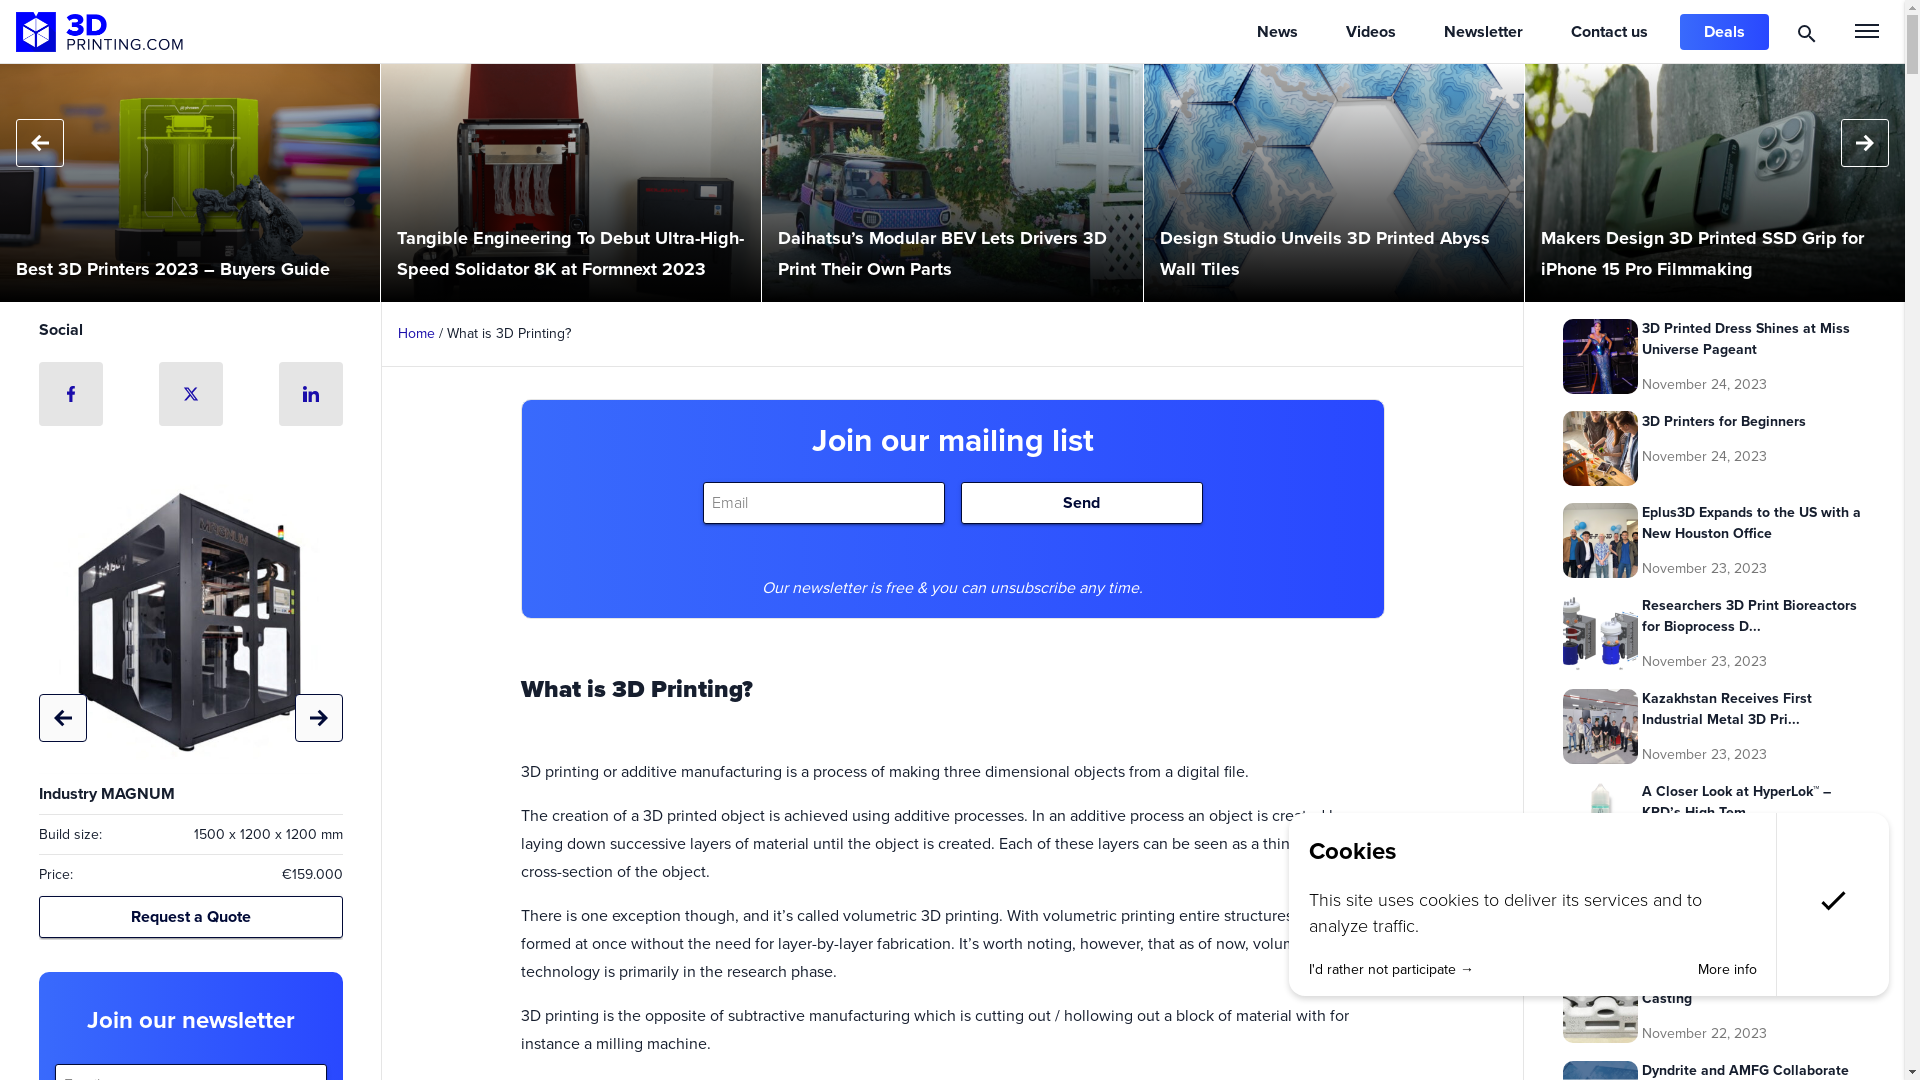 The width and height of the screenshot is (1920, 1080). Describe the element at coordinates (1609, 31) in the screenshot. I see `'Contact us'` at that location.